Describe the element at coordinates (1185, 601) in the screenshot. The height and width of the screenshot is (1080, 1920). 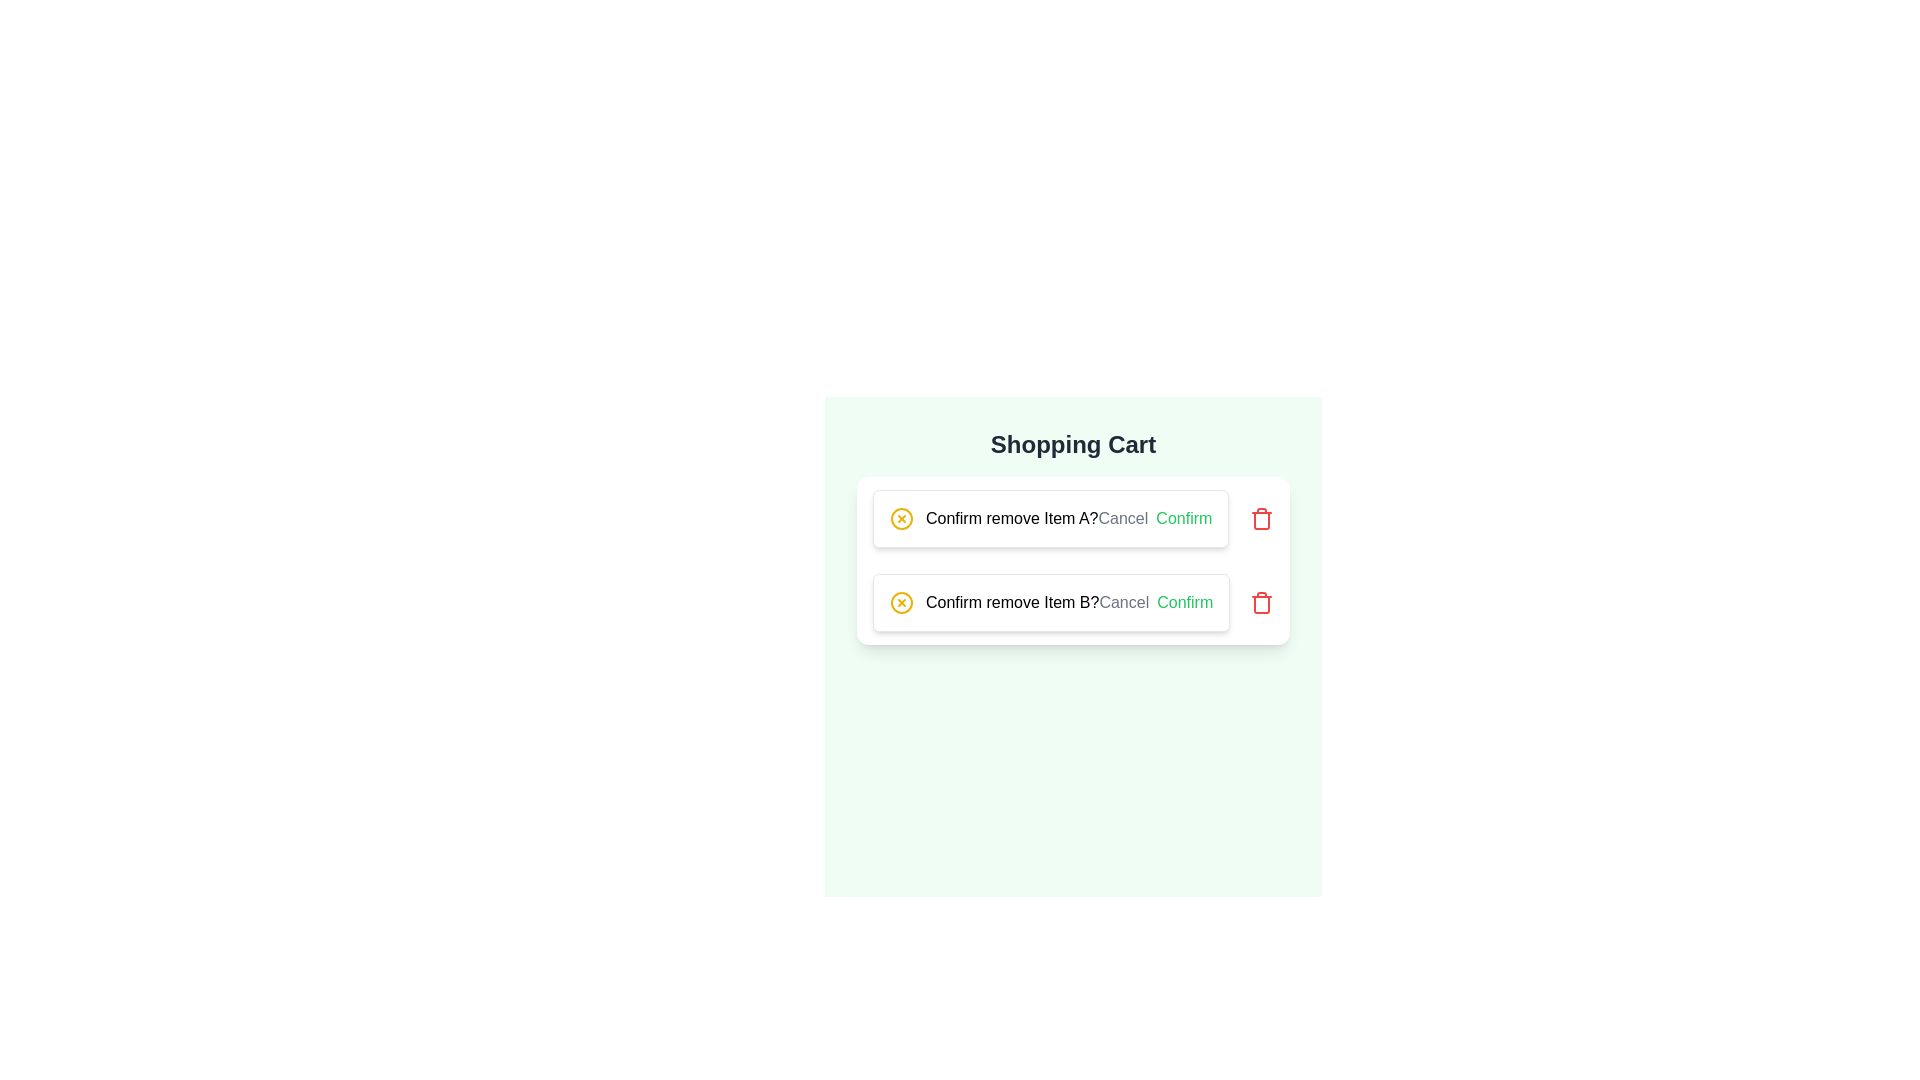
I see `the green 'Confirm' button located at the bottom-right corner of the modal dialog to finalize the action` at that location.